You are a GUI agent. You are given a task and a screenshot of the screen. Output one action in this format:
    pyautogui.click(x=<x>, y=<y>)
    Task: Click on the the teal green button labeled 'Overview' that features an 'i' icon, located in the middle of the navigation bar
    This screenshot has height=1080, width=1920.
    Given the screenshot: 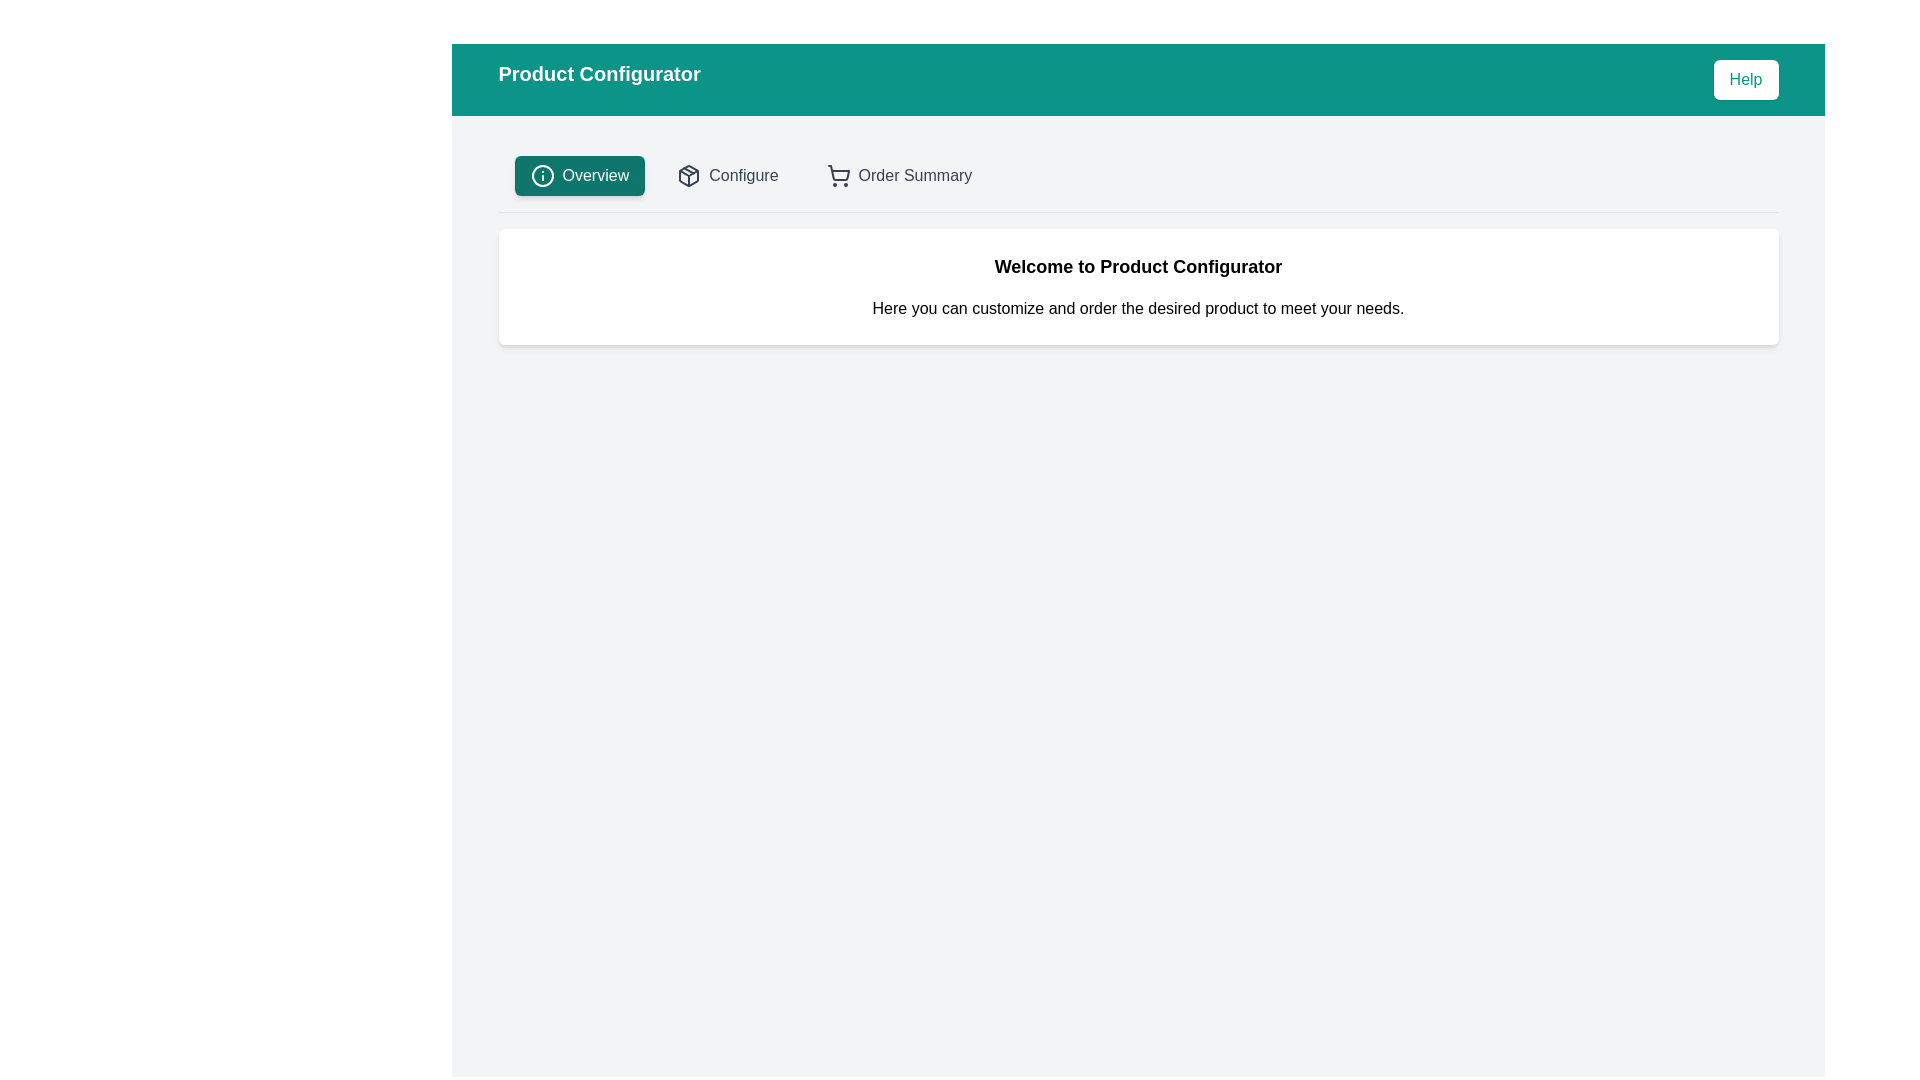 What is the action you would take?
    pyautogui.click(x=578, y=175)
    